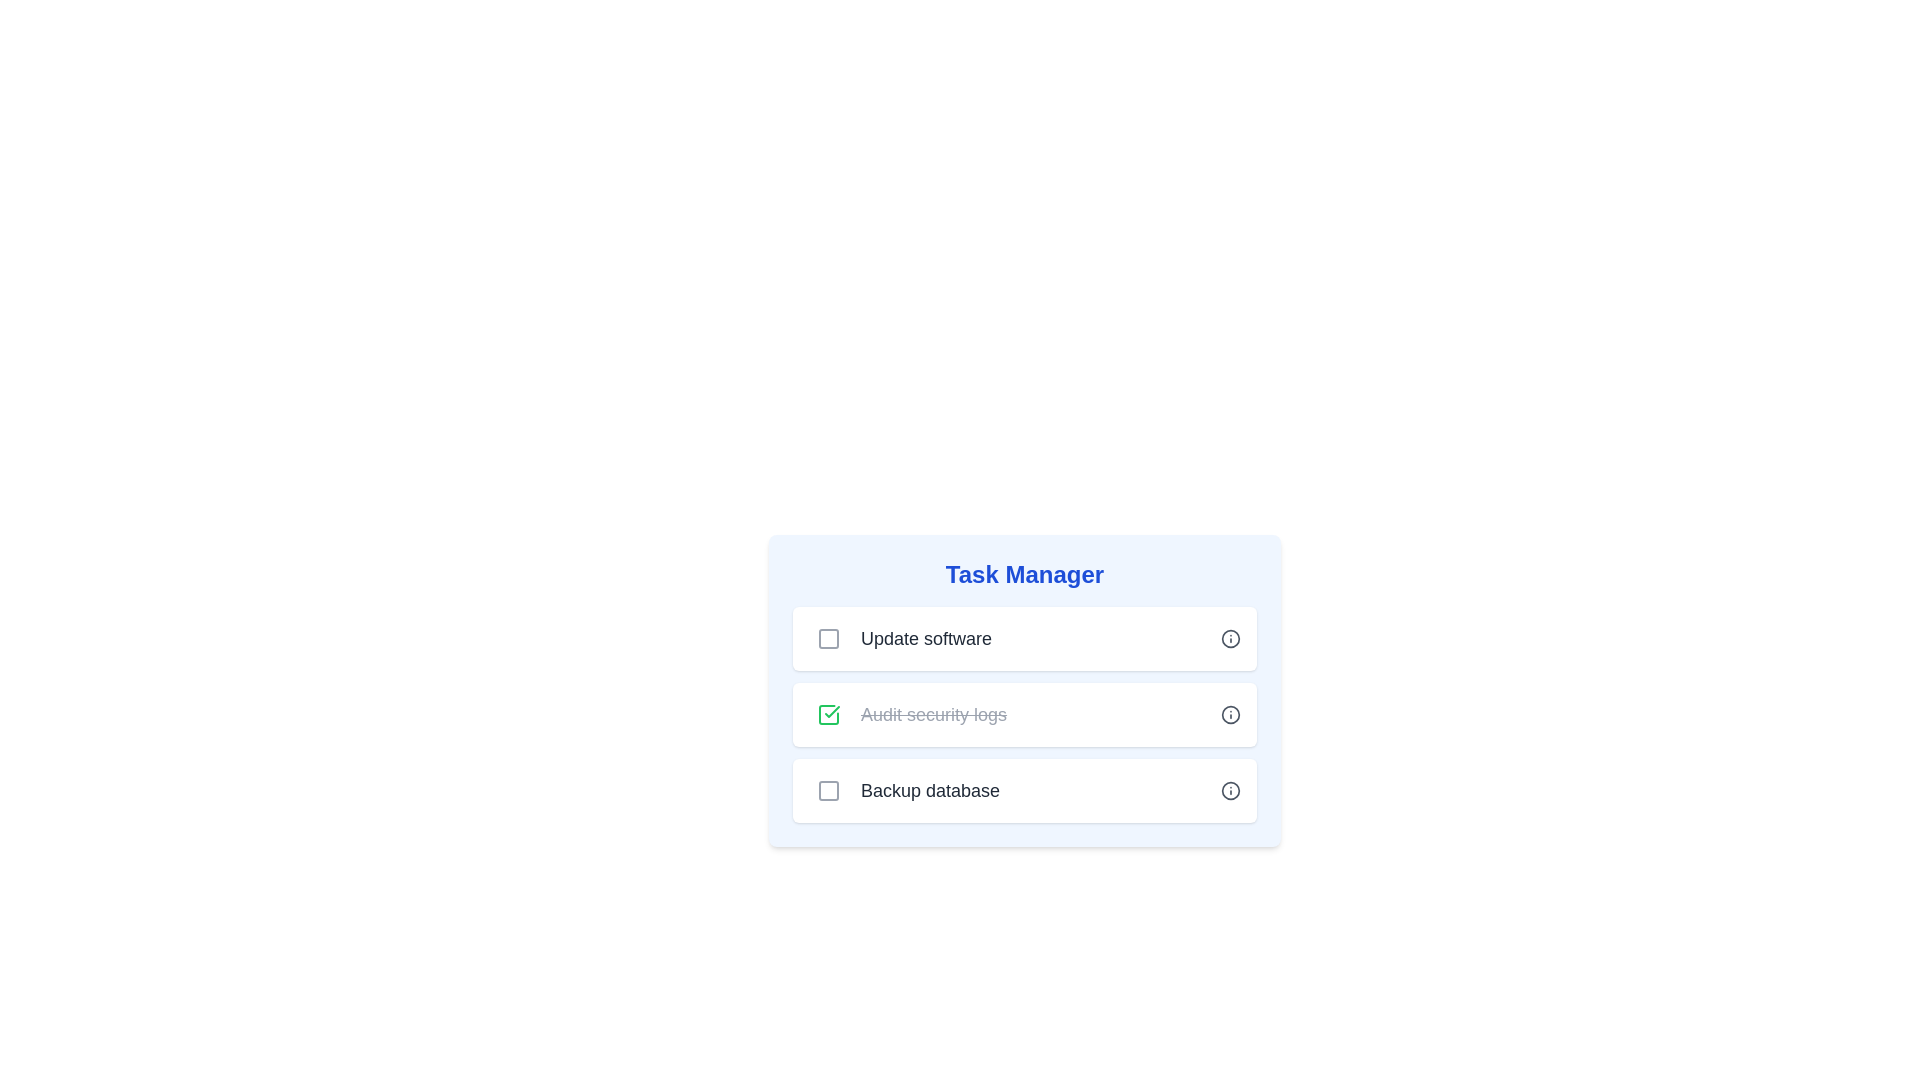  I want to click on the checked status icon located to the left of the 'Audit security logs' label in the 'Task Manager' section, so click(832, 711).